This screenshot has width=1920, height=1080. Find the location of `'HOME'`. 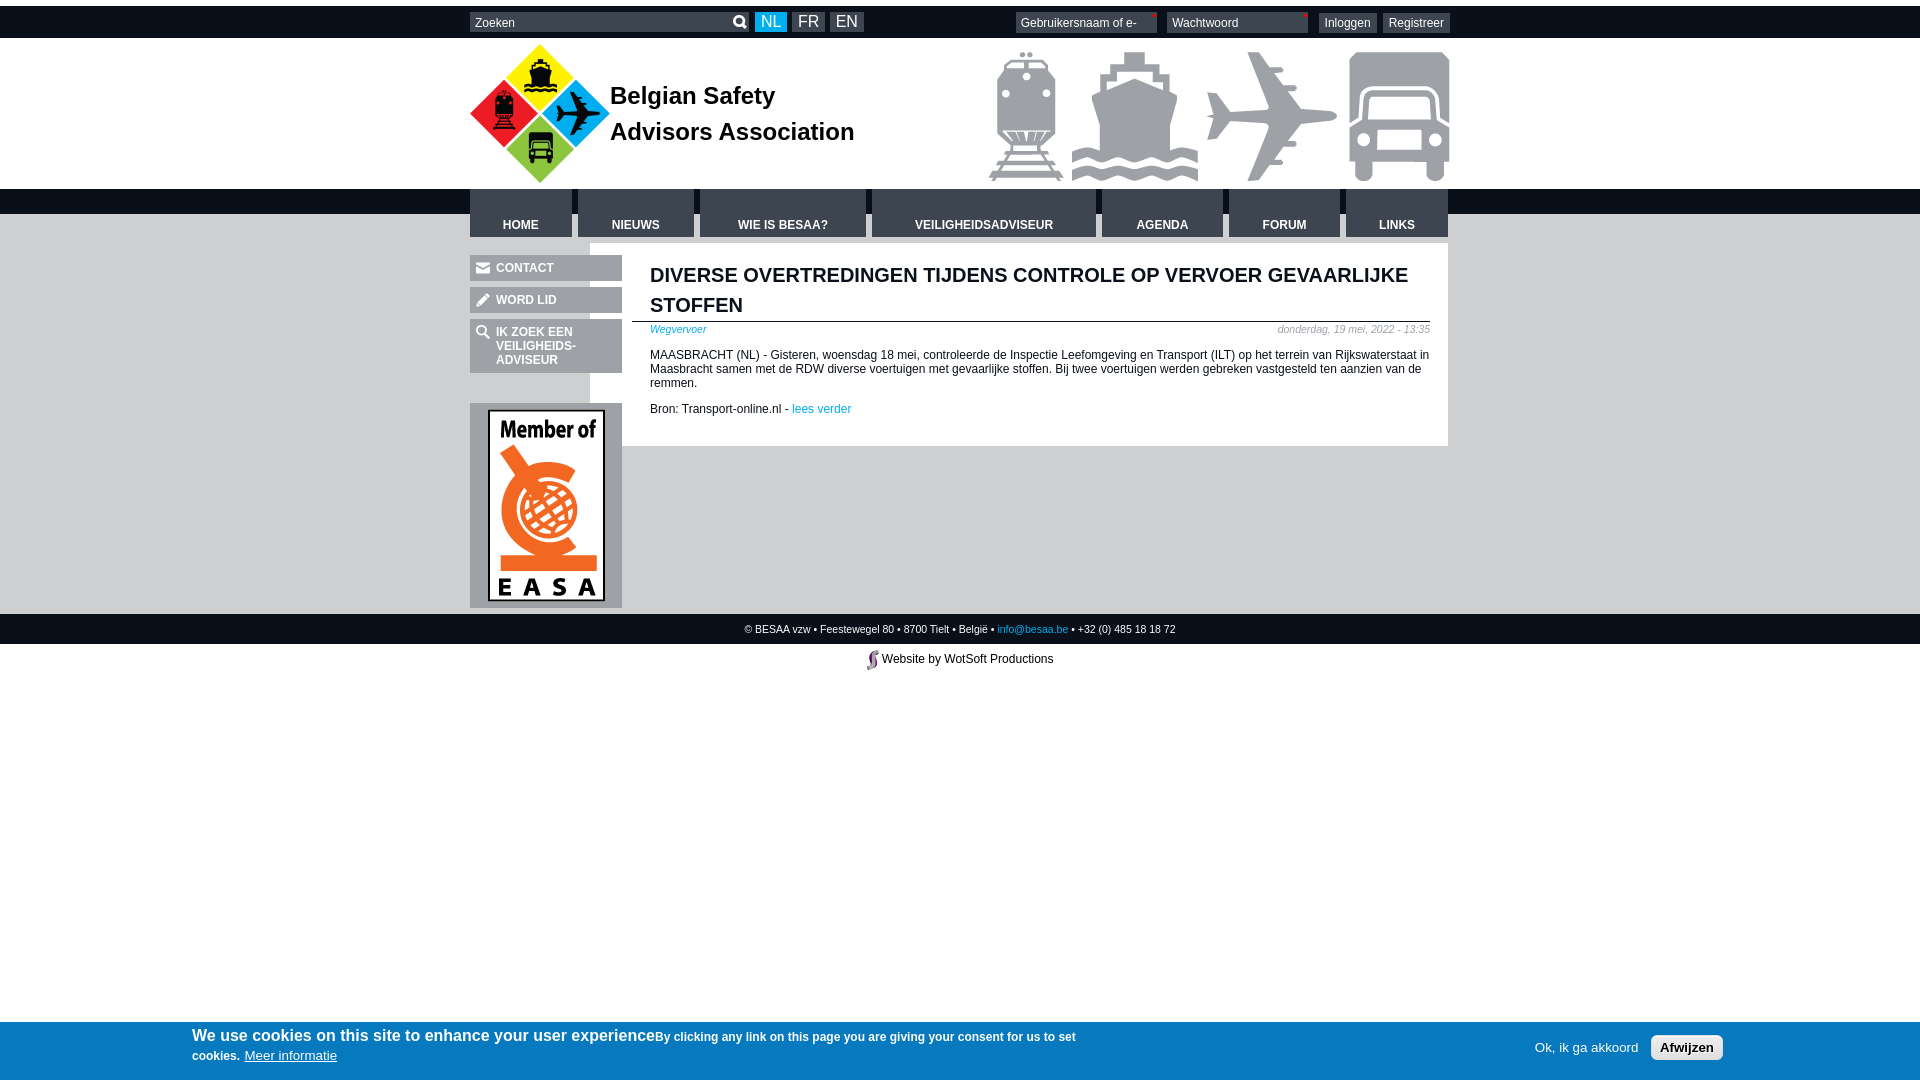

'HOME' is located at coordinates (469, 212).